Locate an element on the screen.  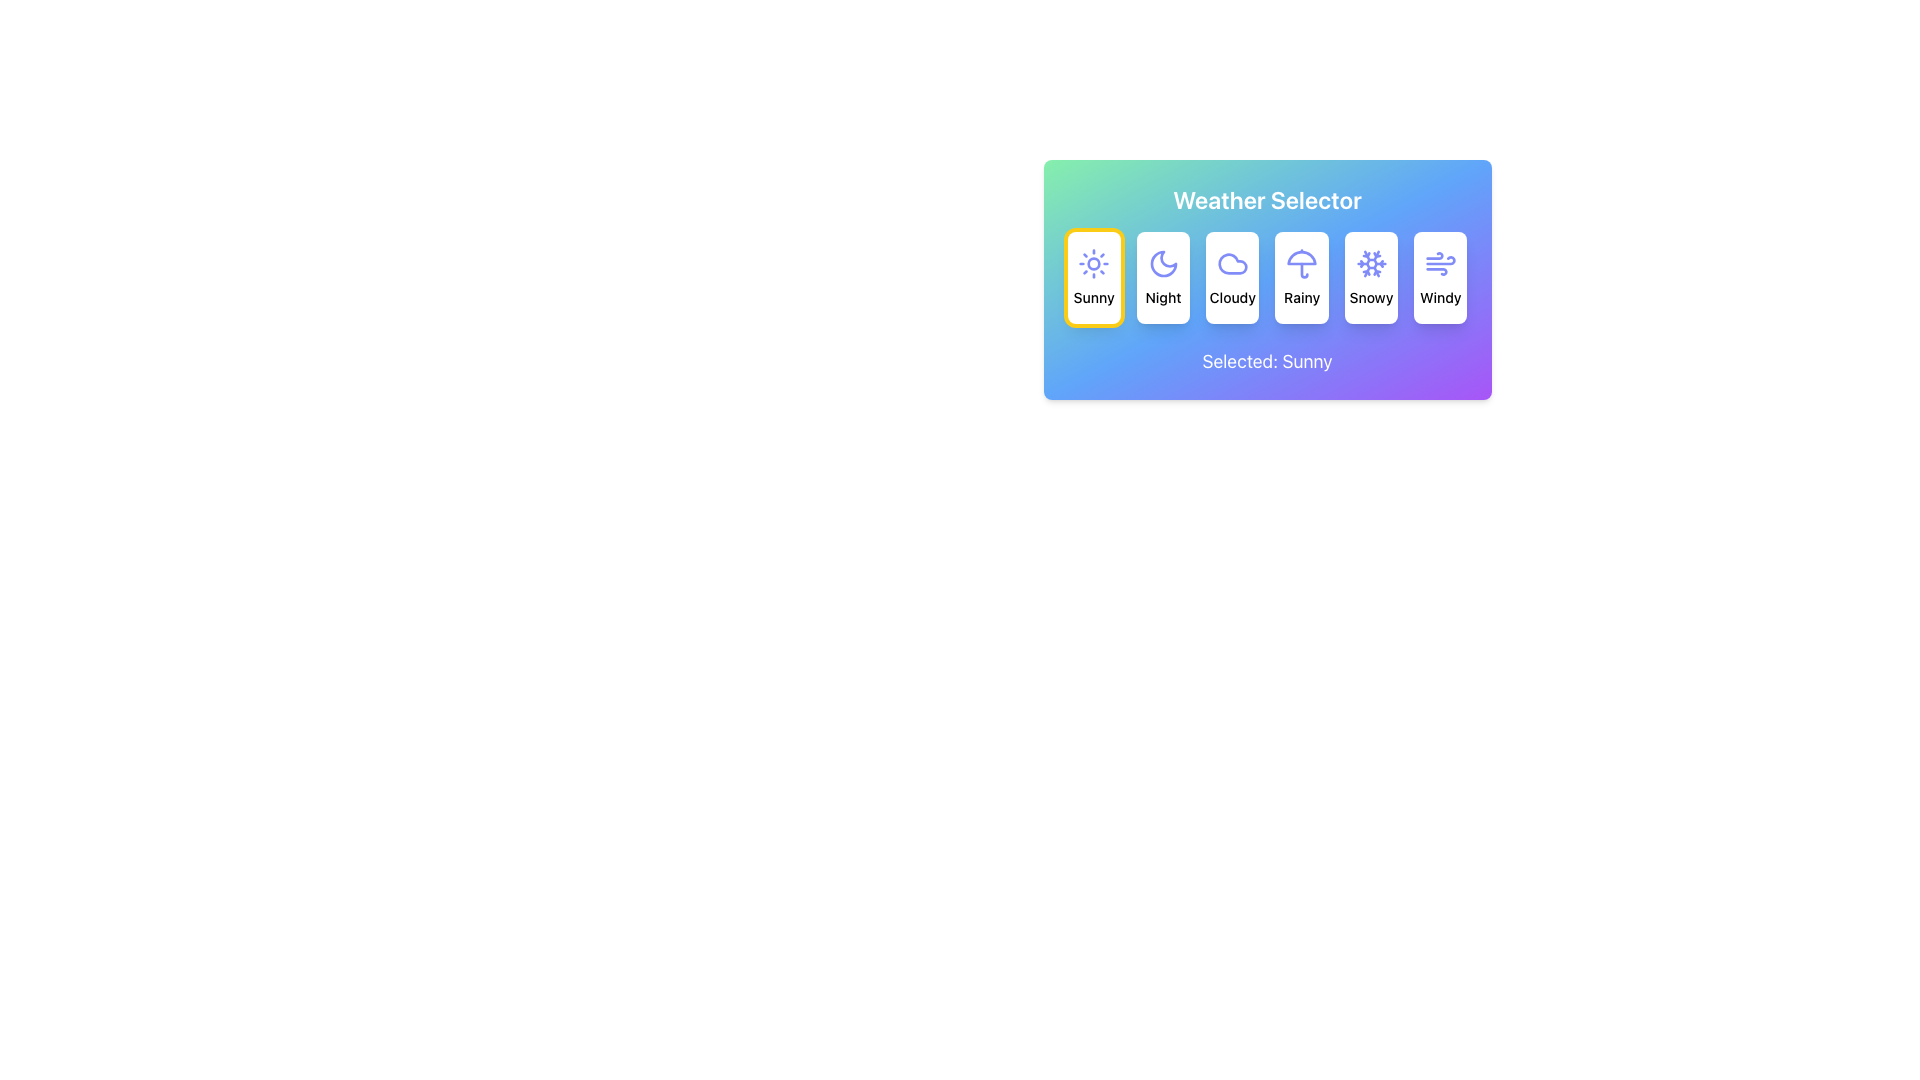
the snowflake icon representing 'snowy' weather conditions in the weather selection interface is located at coordinates (1370, 262).